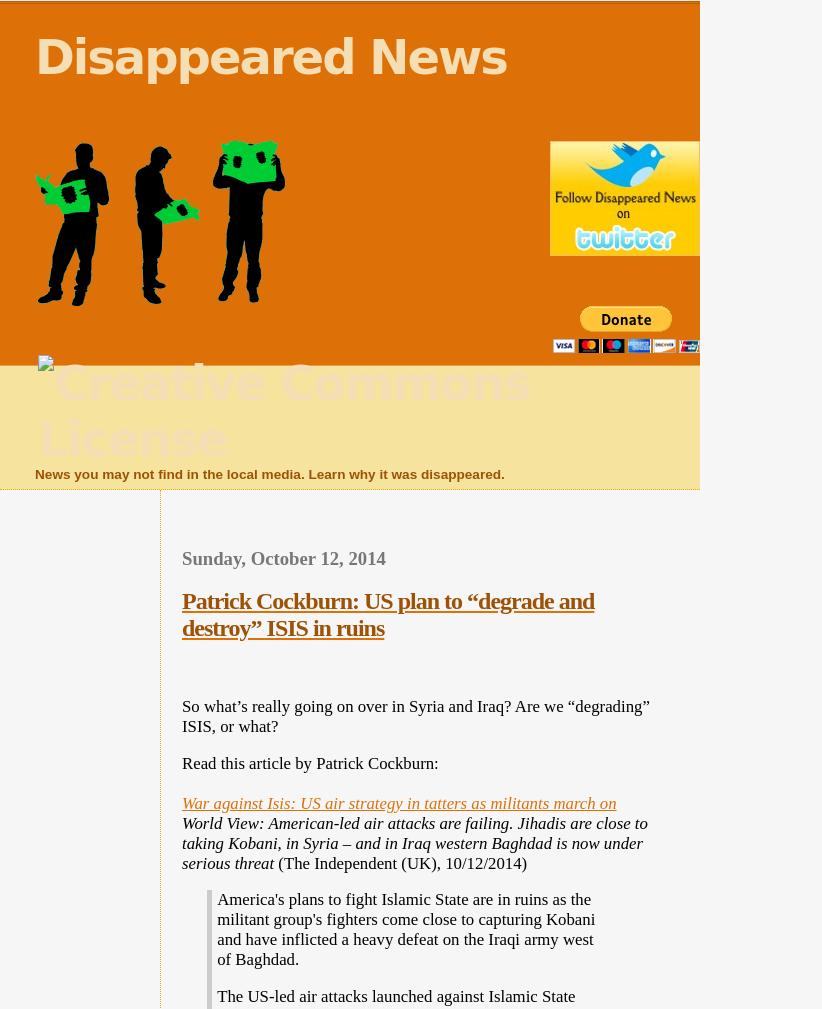 This screenshot has width=822, height=1009. I want to click on '(The Independent (UK), 10/12/2014)', so click(277, 862).